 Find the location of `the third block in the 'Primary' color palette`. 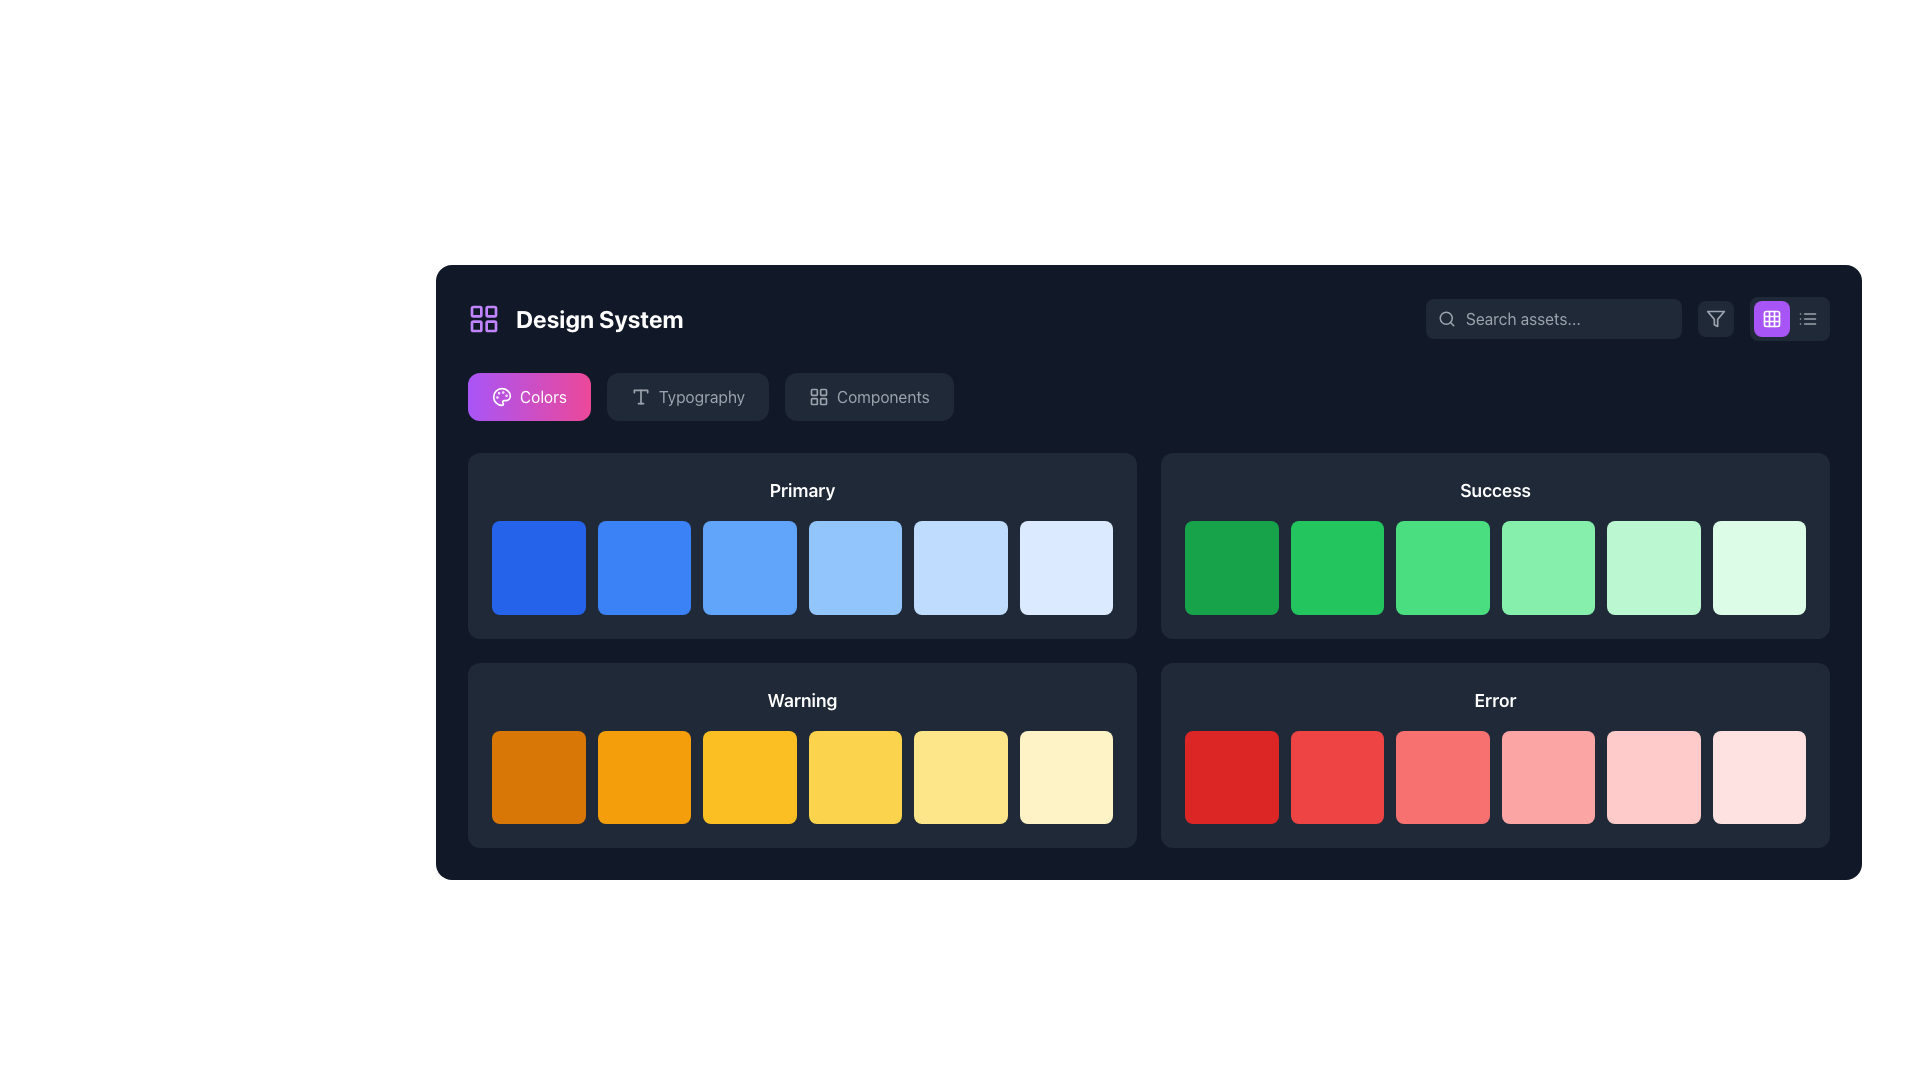

the third block in the 'Primary' color palette is located at coordinates (802, 545).